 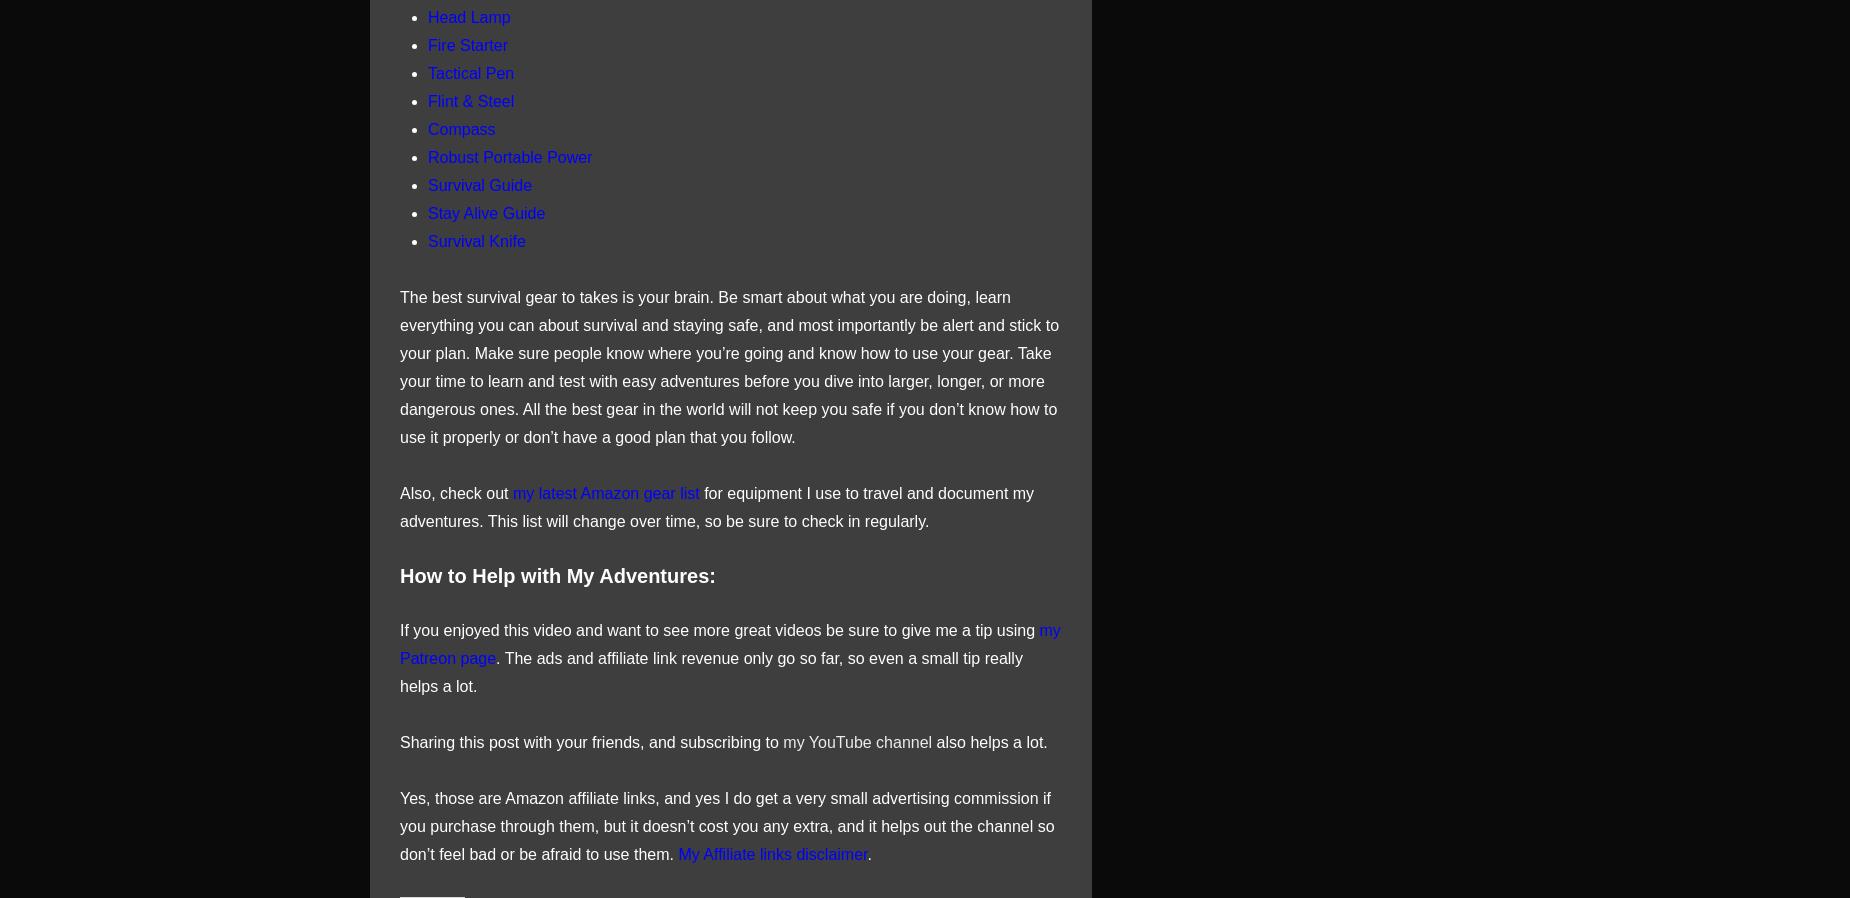 I want to click on 'Stay Alive Guide', so click(x=486, y=211).